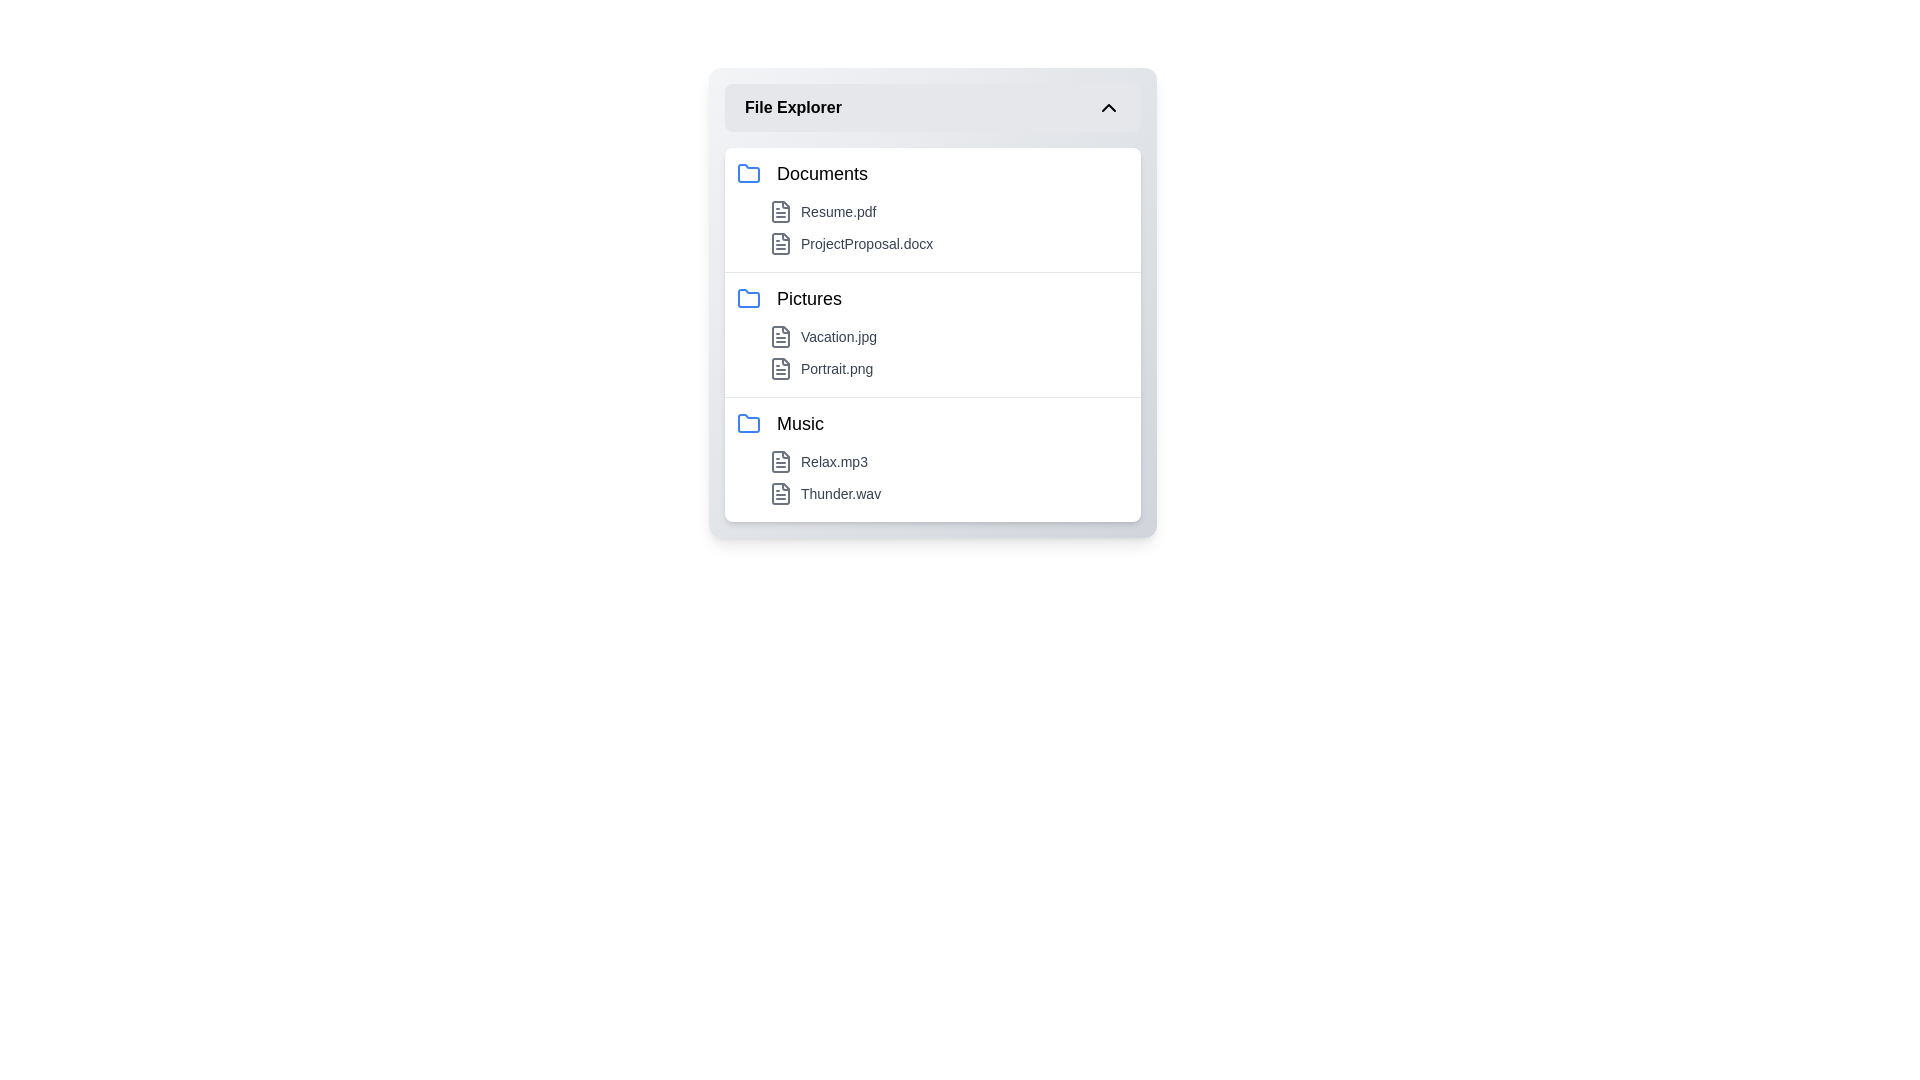 This screenshot has height=1080, width=1920. What do you see at coordinates (948, 335) in the screenshot?
I see `the file named Vacation.jpg to select it` at bounding box center [948, 335].